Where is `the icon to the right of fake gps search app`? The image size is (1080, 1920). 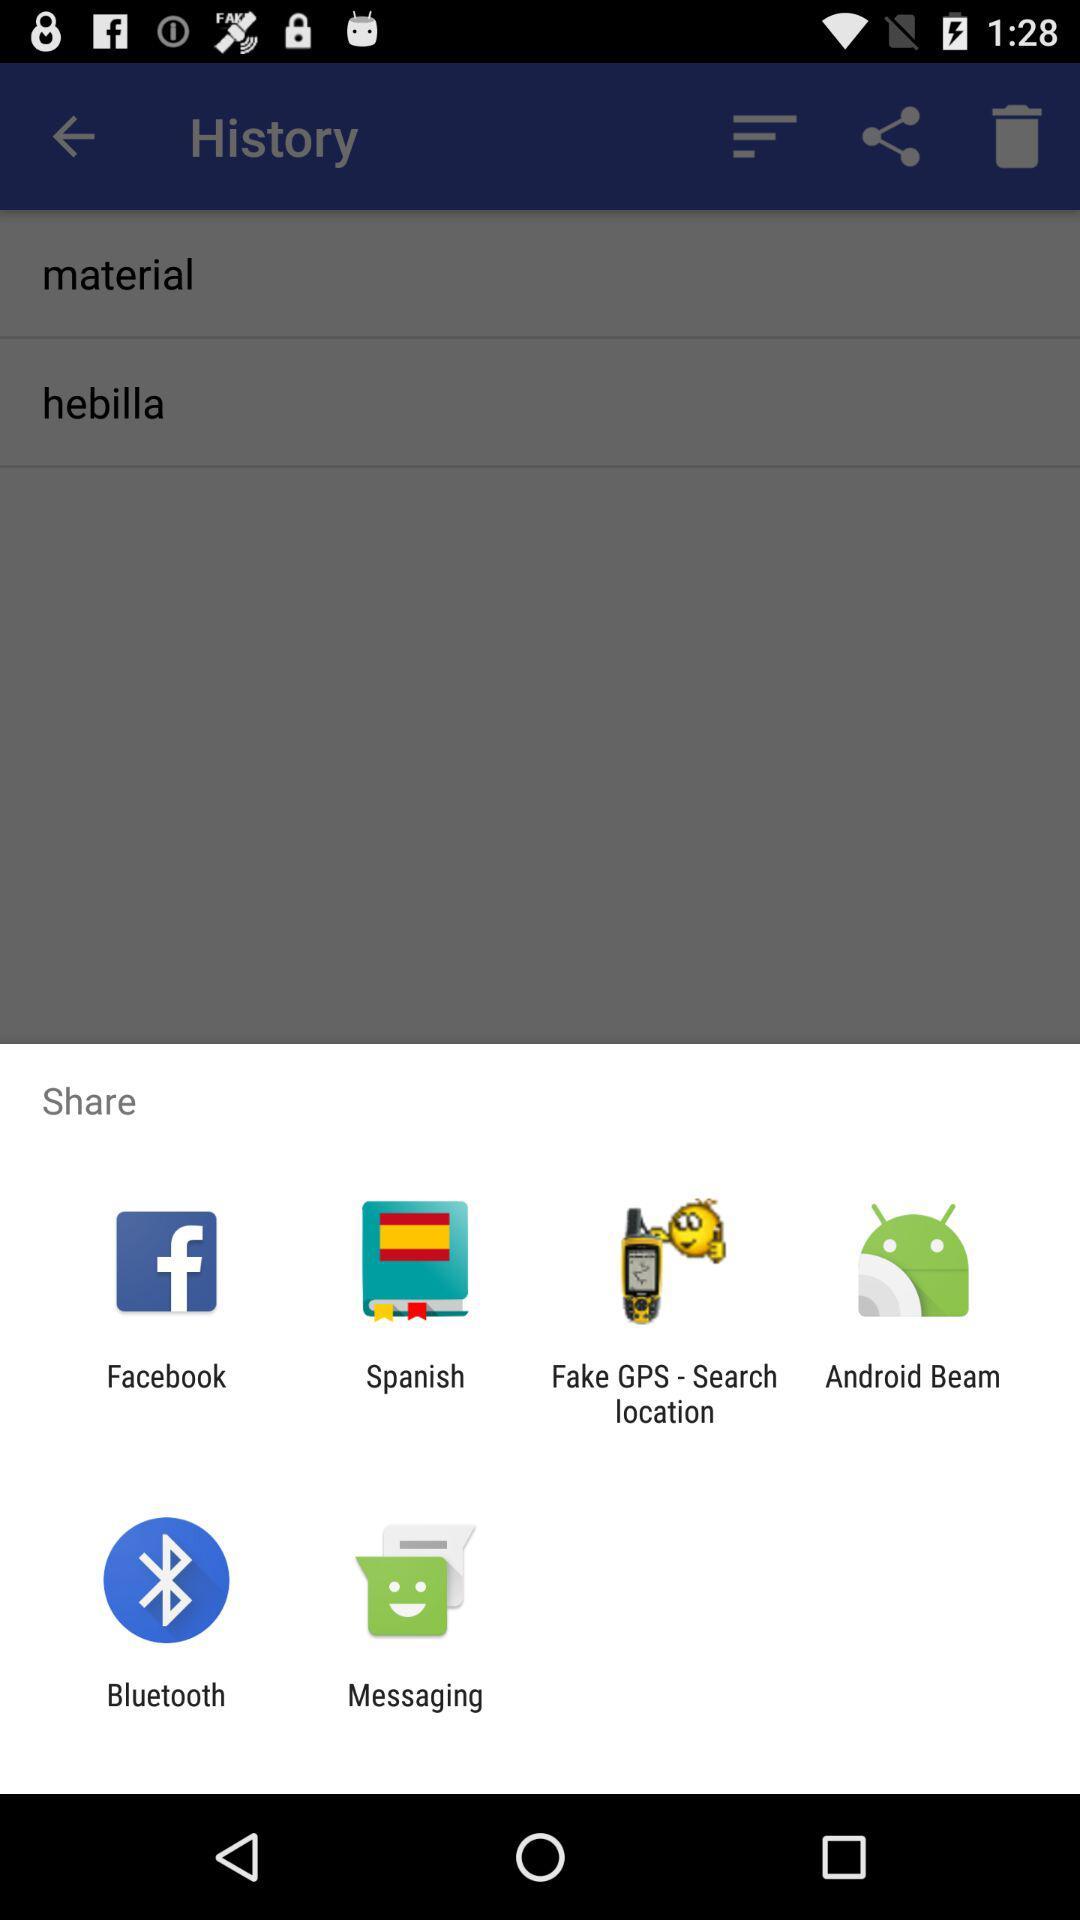 the icon to the right of fake gps search app is located at coordinates (913, 1392).